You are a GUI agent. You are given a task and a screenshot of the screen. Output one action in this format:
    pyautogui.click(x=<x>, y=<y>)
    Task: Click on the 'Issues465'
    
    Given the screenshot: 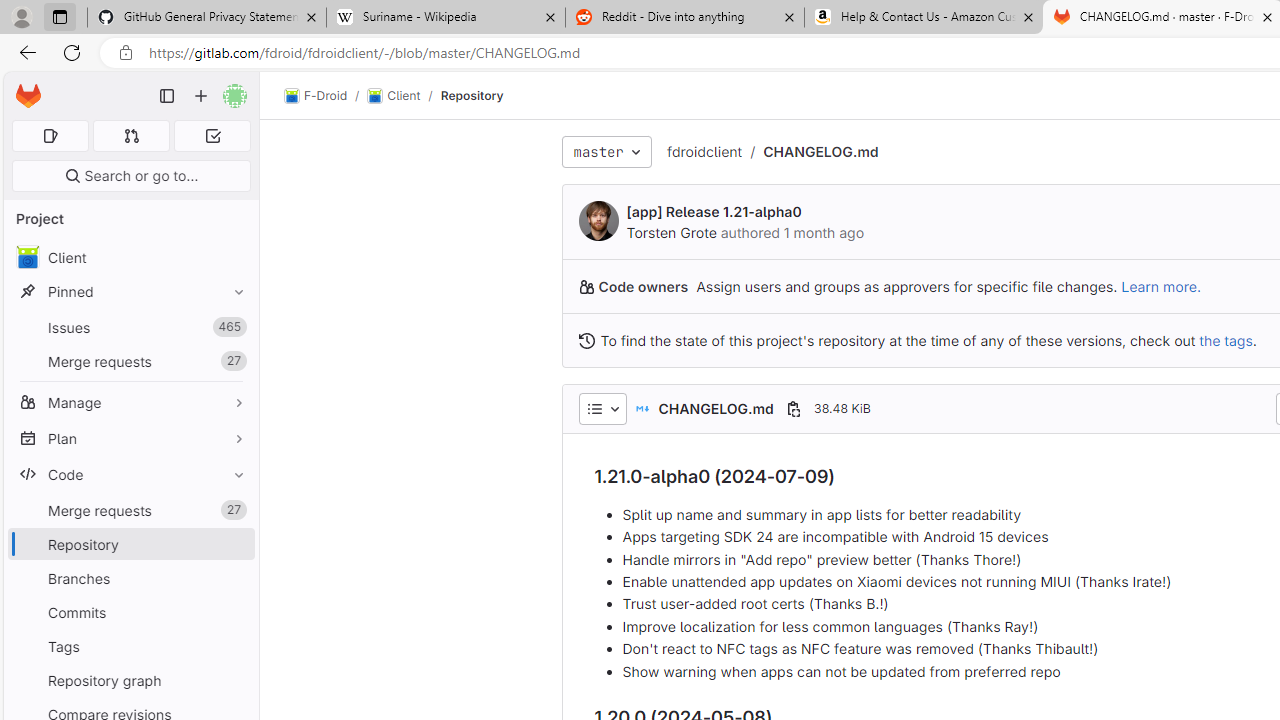 What is the action you would take?
    pyautogui.click(x=130, y=326)
    